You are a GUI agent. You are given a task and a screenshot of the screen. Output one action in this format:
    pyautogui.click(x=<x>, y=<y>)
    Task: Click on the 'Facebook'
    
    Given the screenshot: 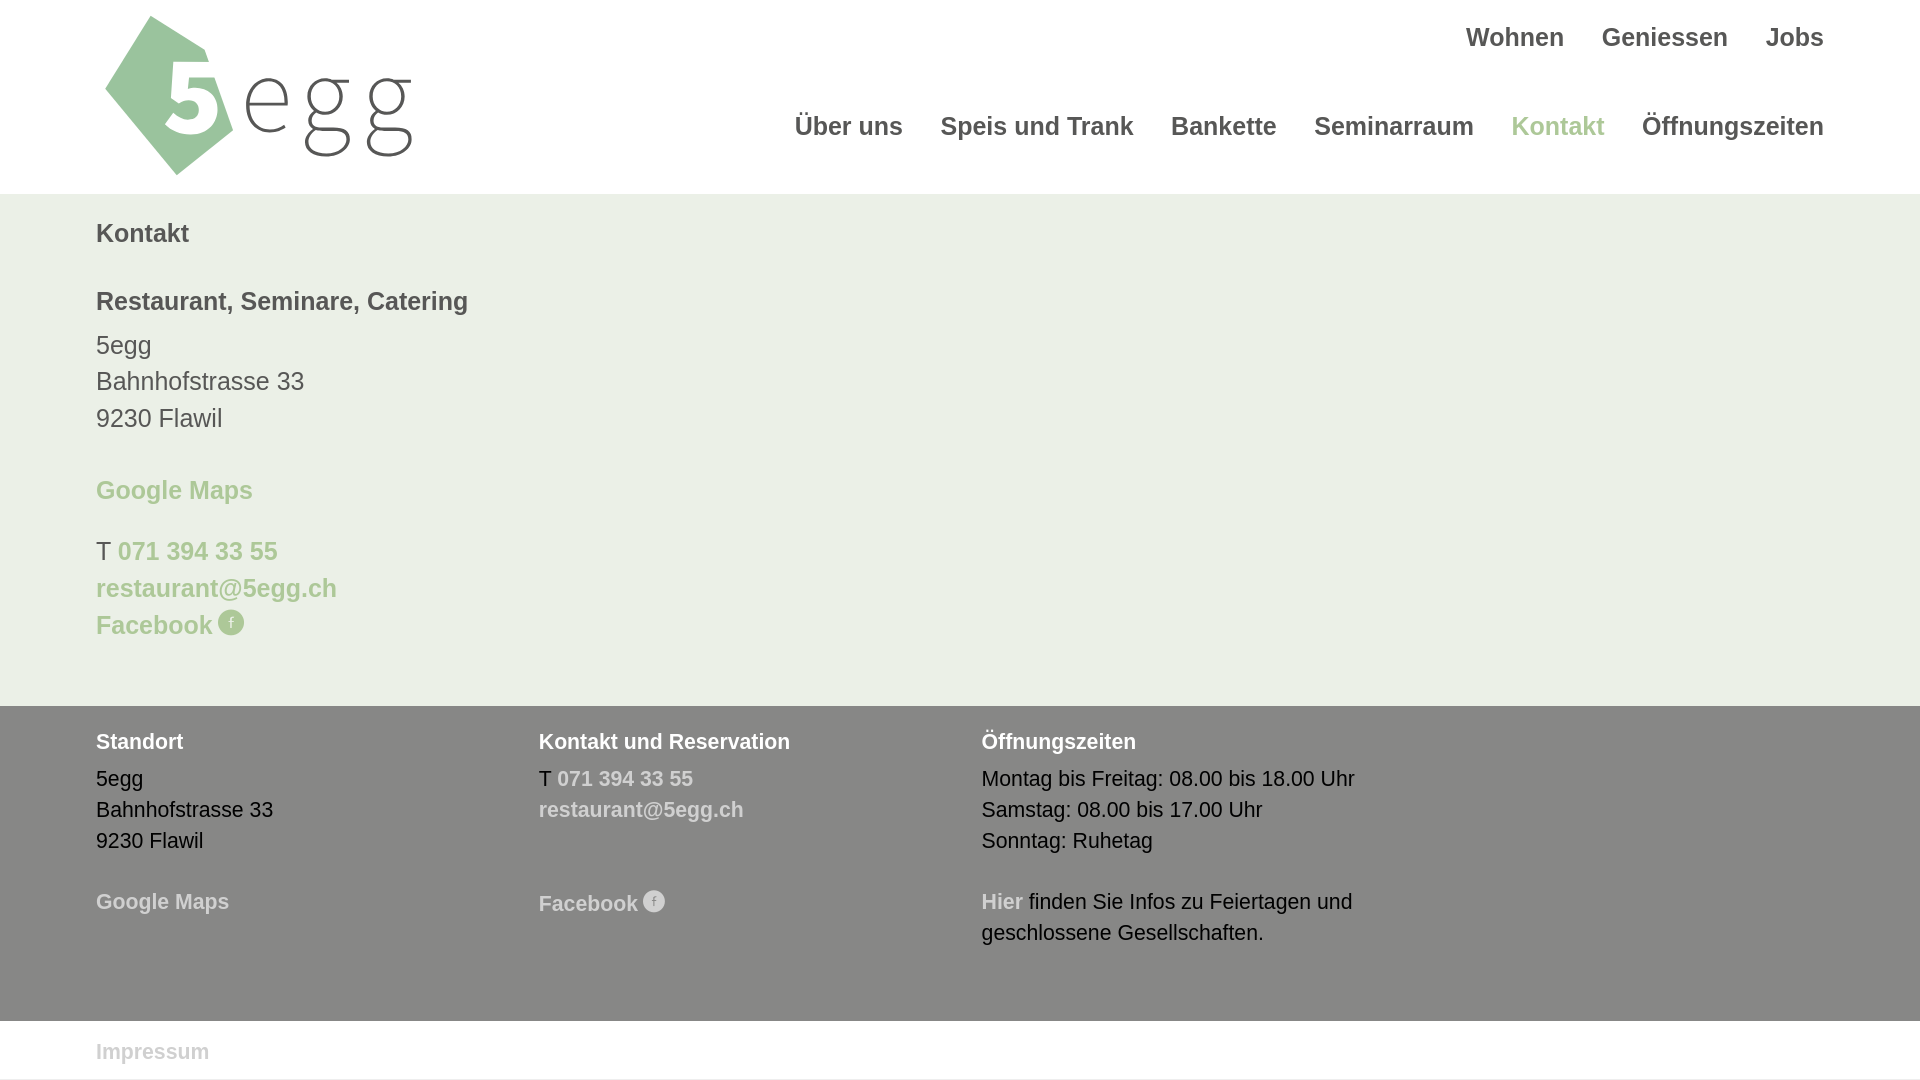 What is the action you would take?
    pyautogui.click(x=169, y=623)
    